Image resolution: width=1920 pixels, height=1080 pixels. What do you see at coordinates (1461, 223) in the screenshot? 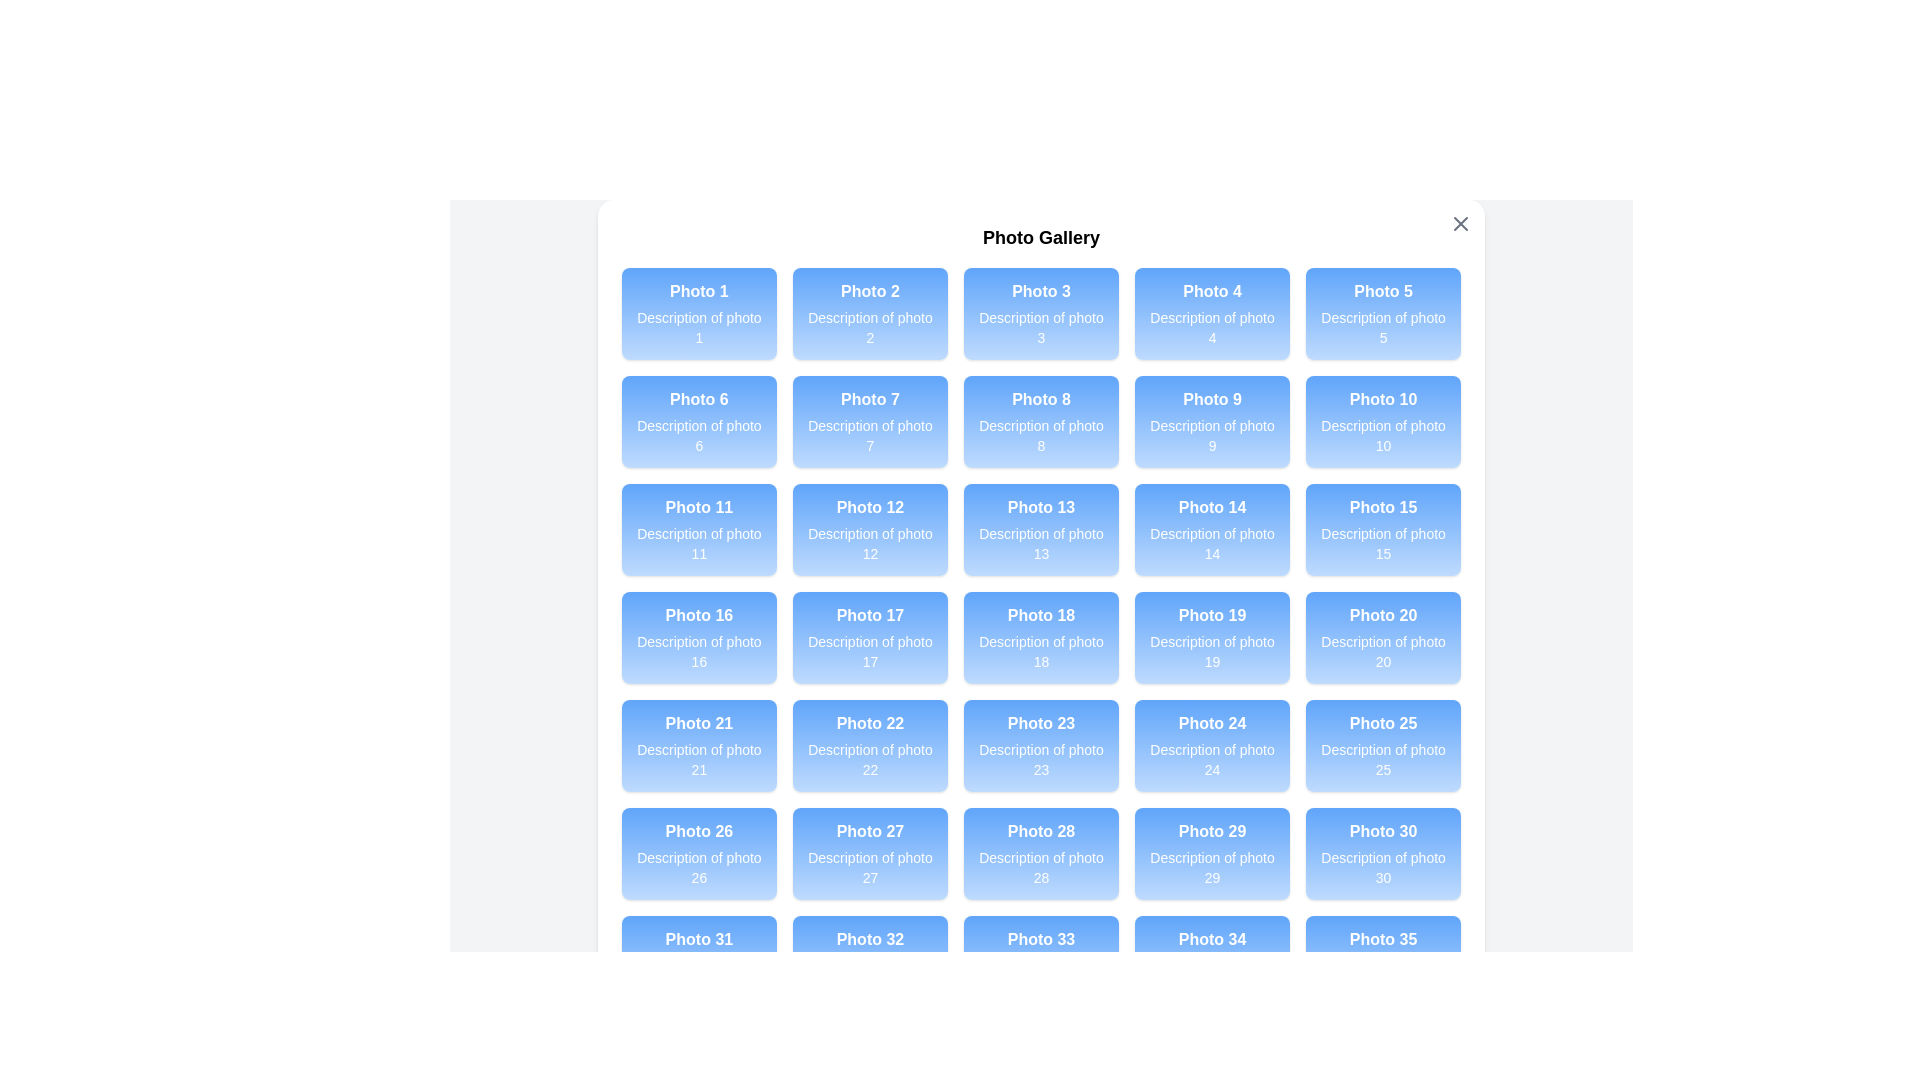
I see `the close button located at the top-right corner of the dialog` at bounding box center [1461, 223].